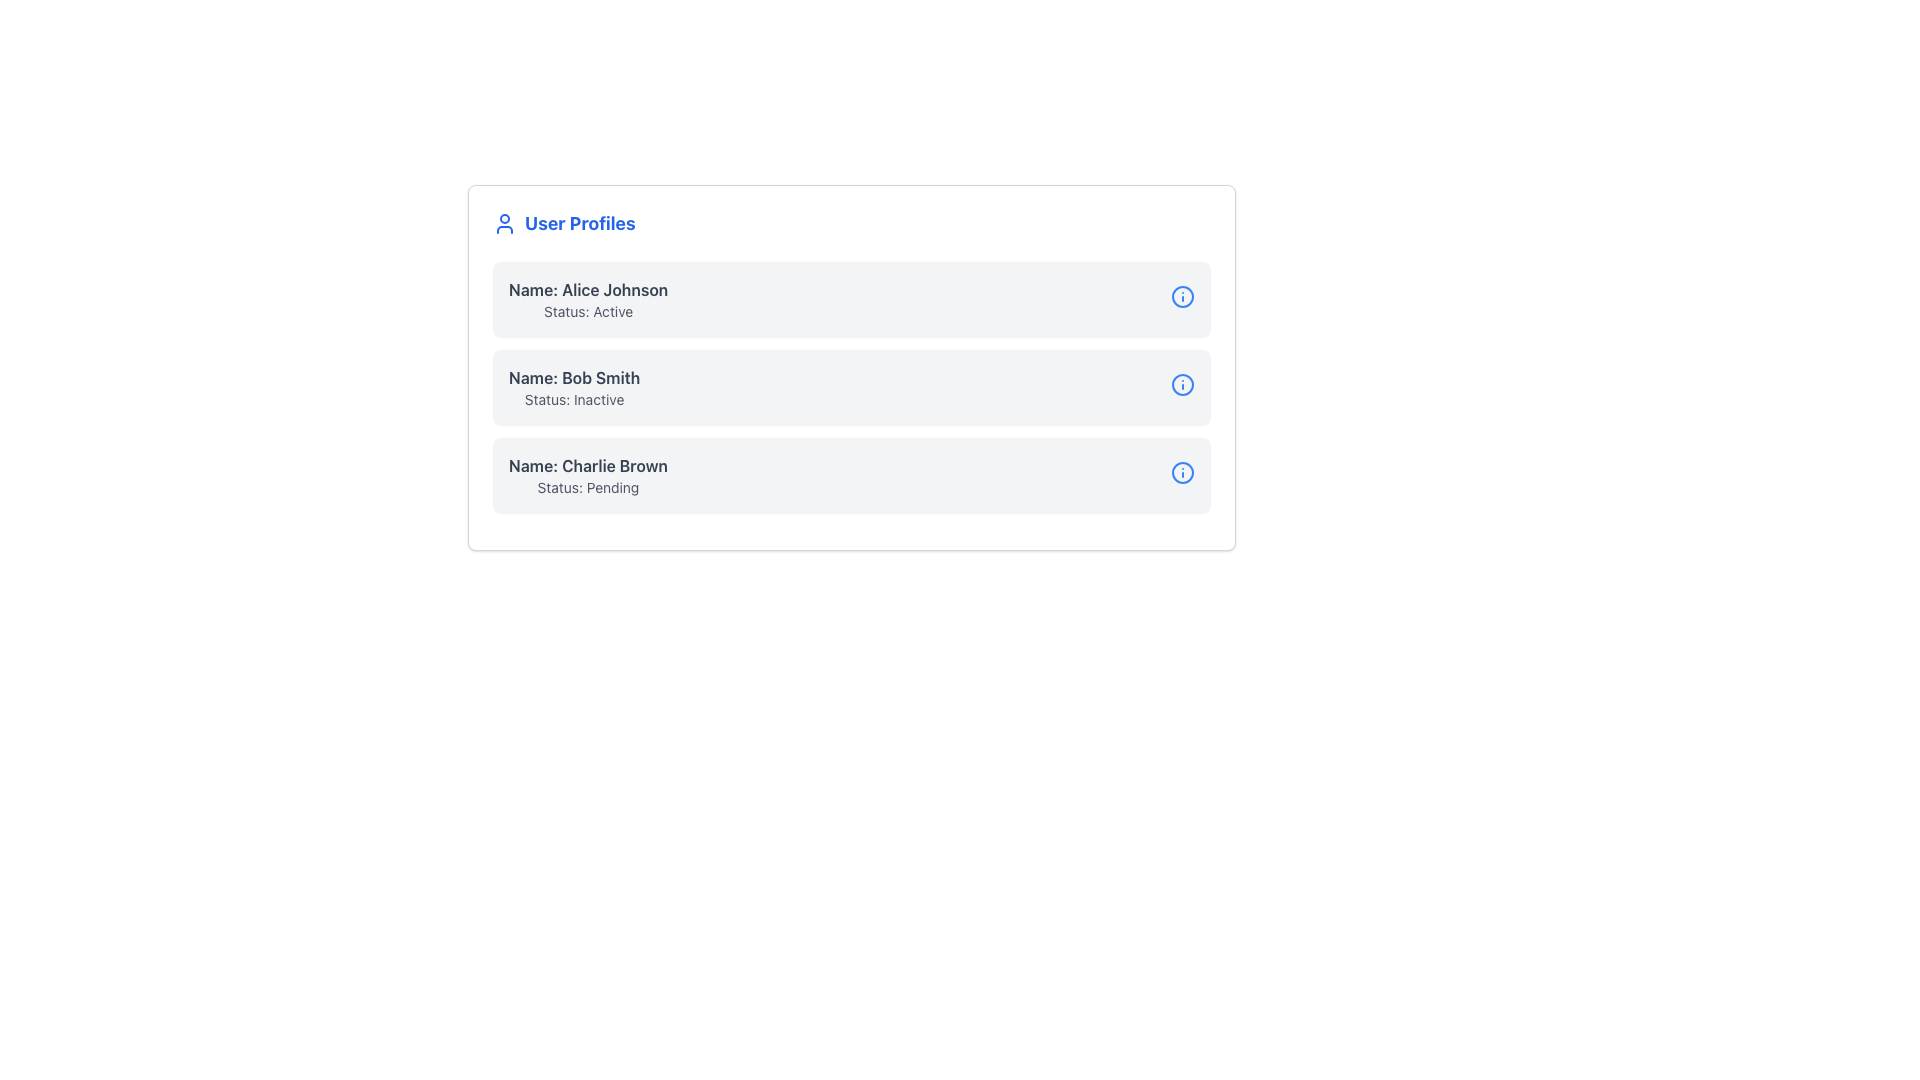 Image resolution: width=1920 pixels, height=1080 pixels. I want to click on the 'Name: Bob Smith' label, which is the top text area within the second user profile card, centrally placed above 'Status: Inactive', so click(573, 378).